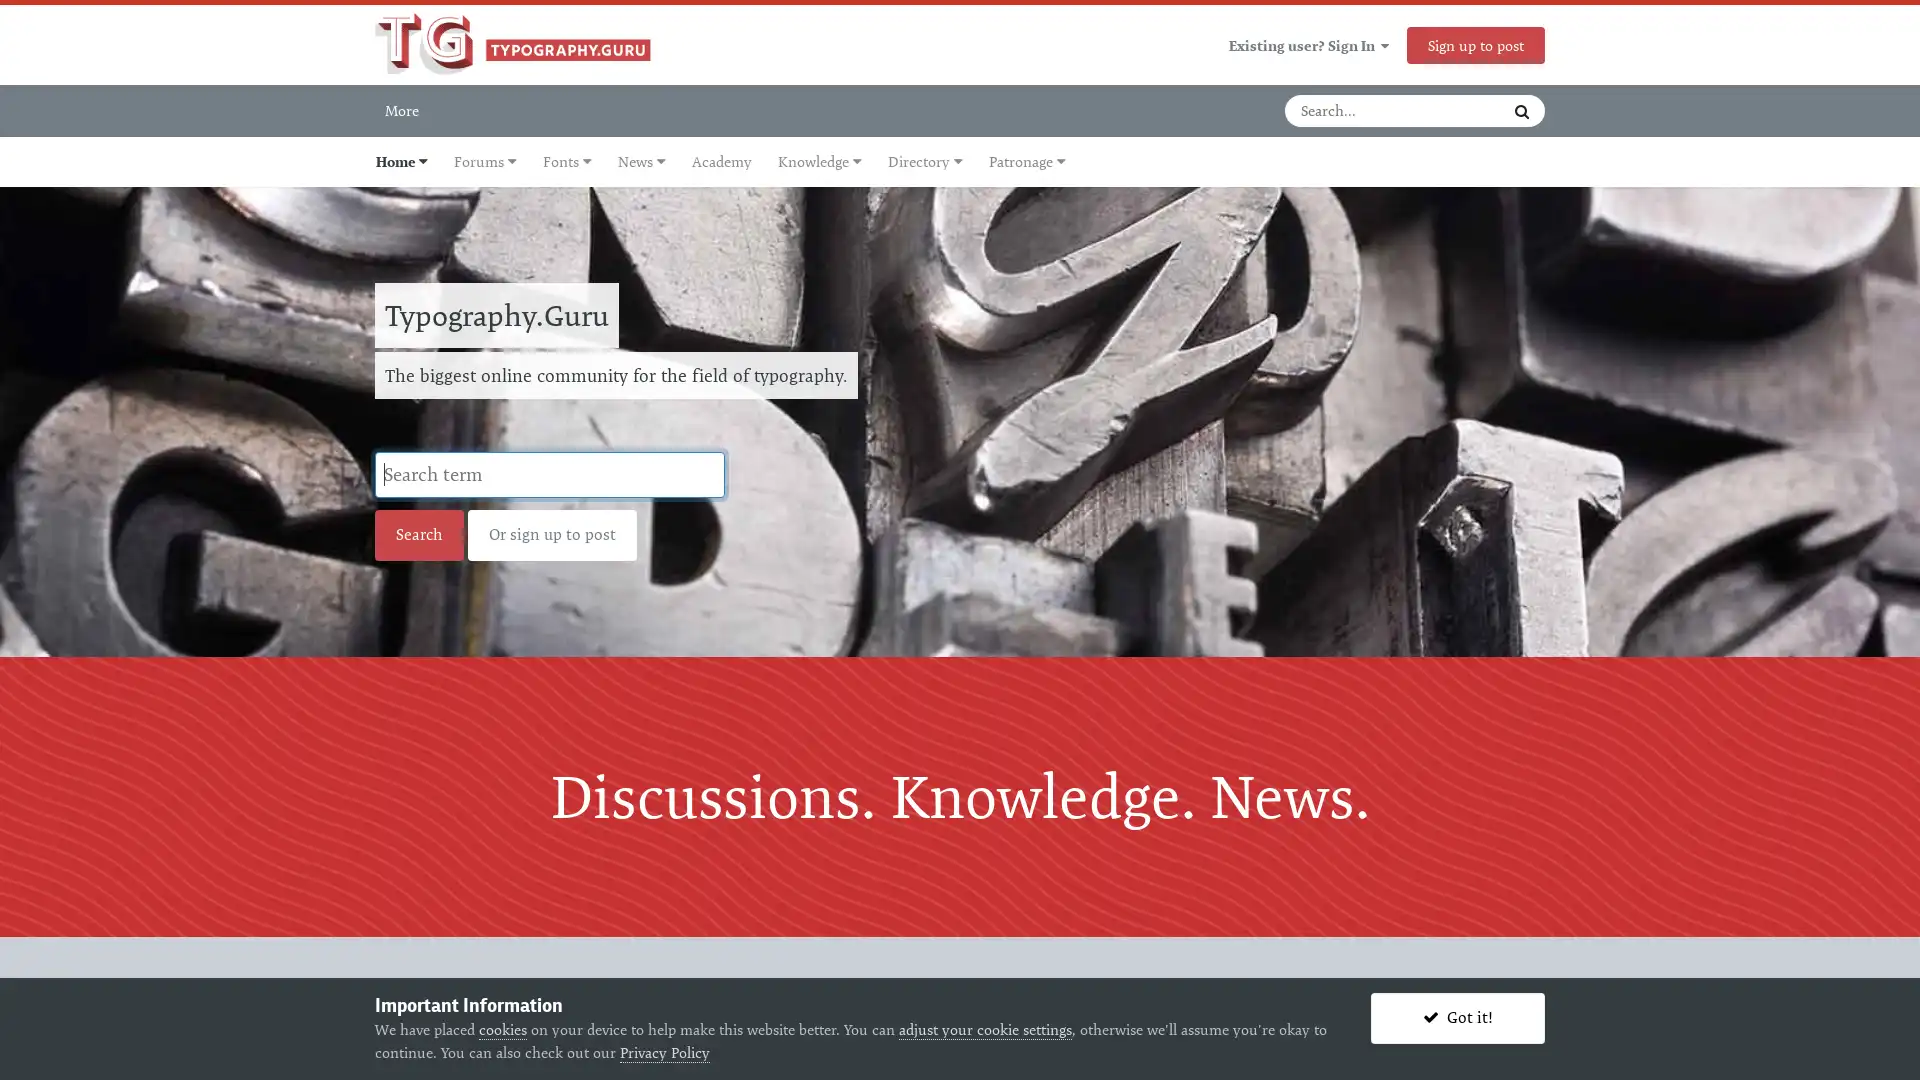 Image resolution: width=1920 pixels, height=1080 pixels. What do you see at coordinates (1520, 111) in the screenshot?
I see `Search` at bounding box center [1520, 111].